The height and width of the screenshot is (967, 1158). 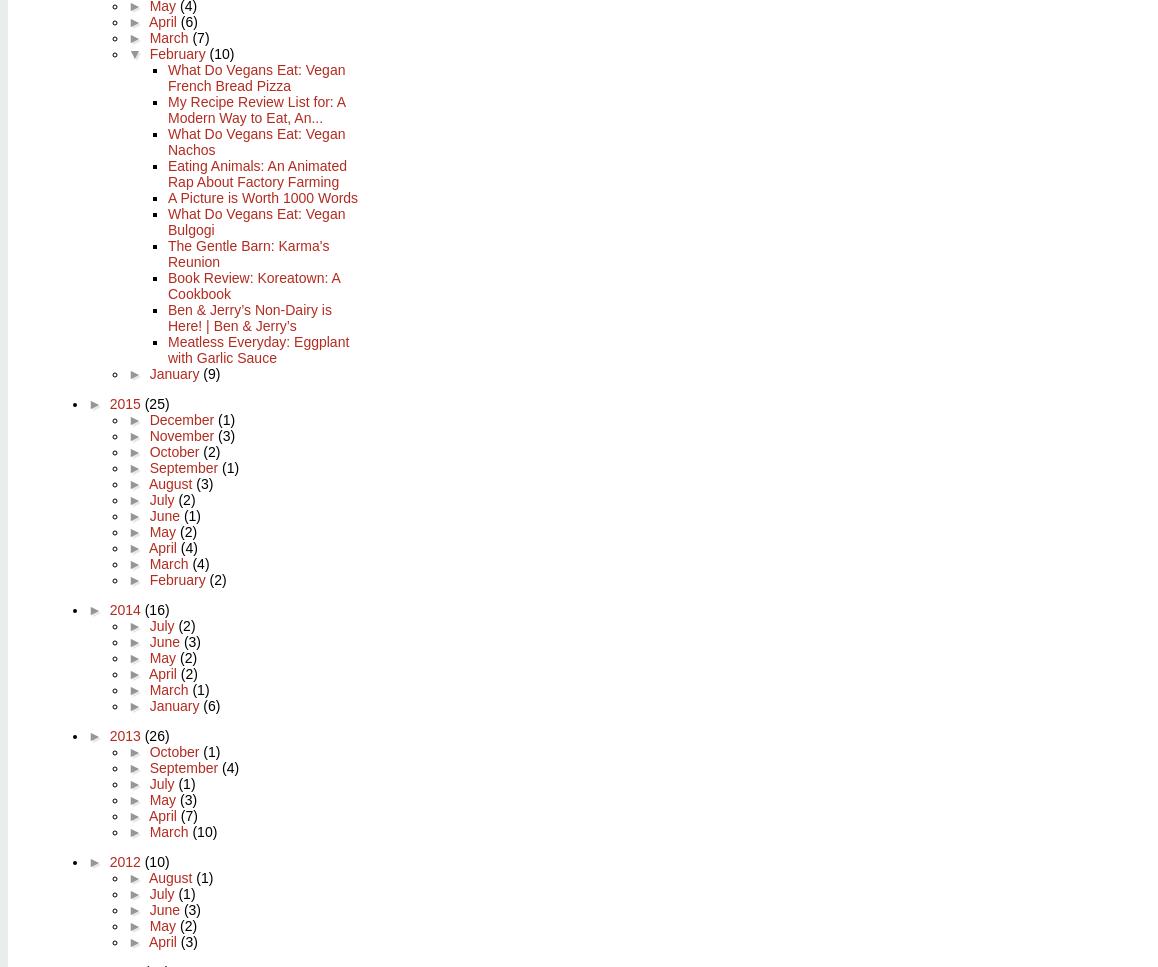 I want to click on '2013', so click(x=125, y=734).